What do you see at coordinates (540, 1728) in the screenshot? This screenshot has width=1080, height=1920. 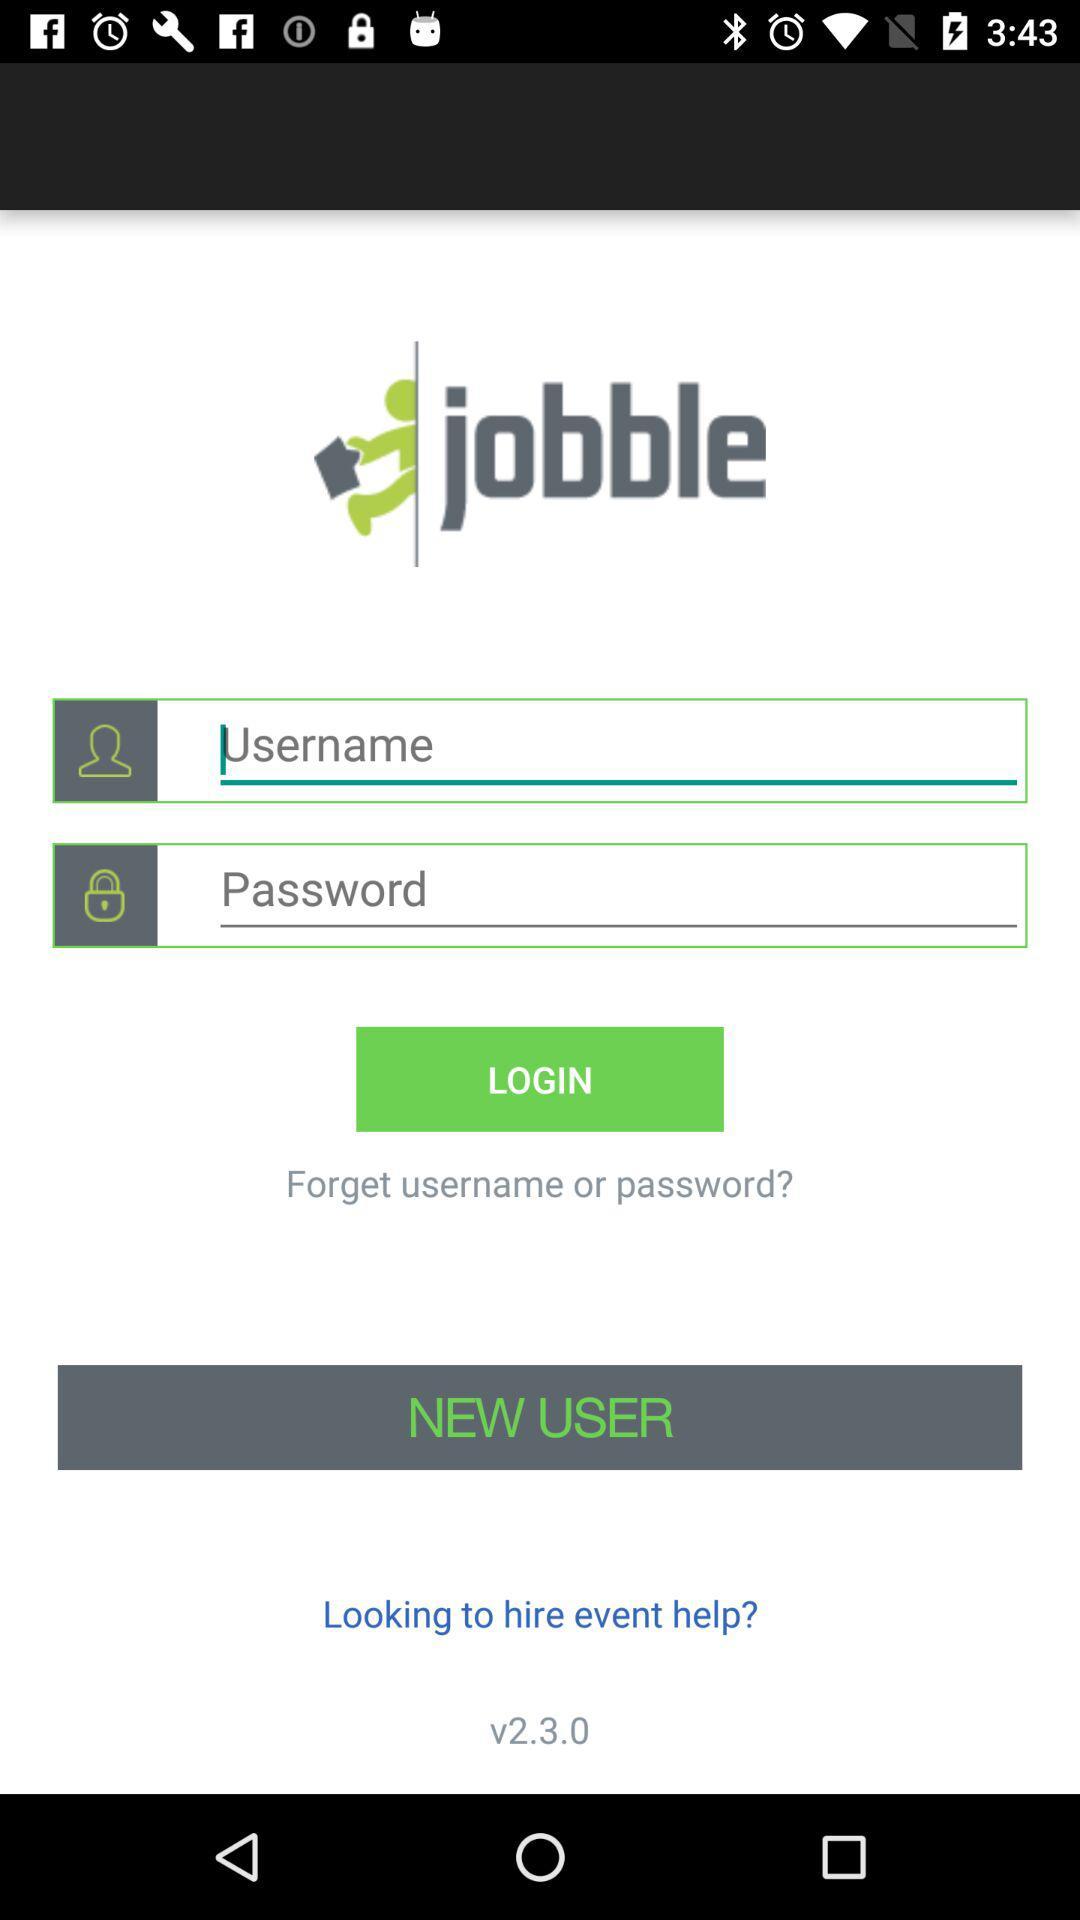 I see `v2.3.0` at bounding box center [540, 1728].